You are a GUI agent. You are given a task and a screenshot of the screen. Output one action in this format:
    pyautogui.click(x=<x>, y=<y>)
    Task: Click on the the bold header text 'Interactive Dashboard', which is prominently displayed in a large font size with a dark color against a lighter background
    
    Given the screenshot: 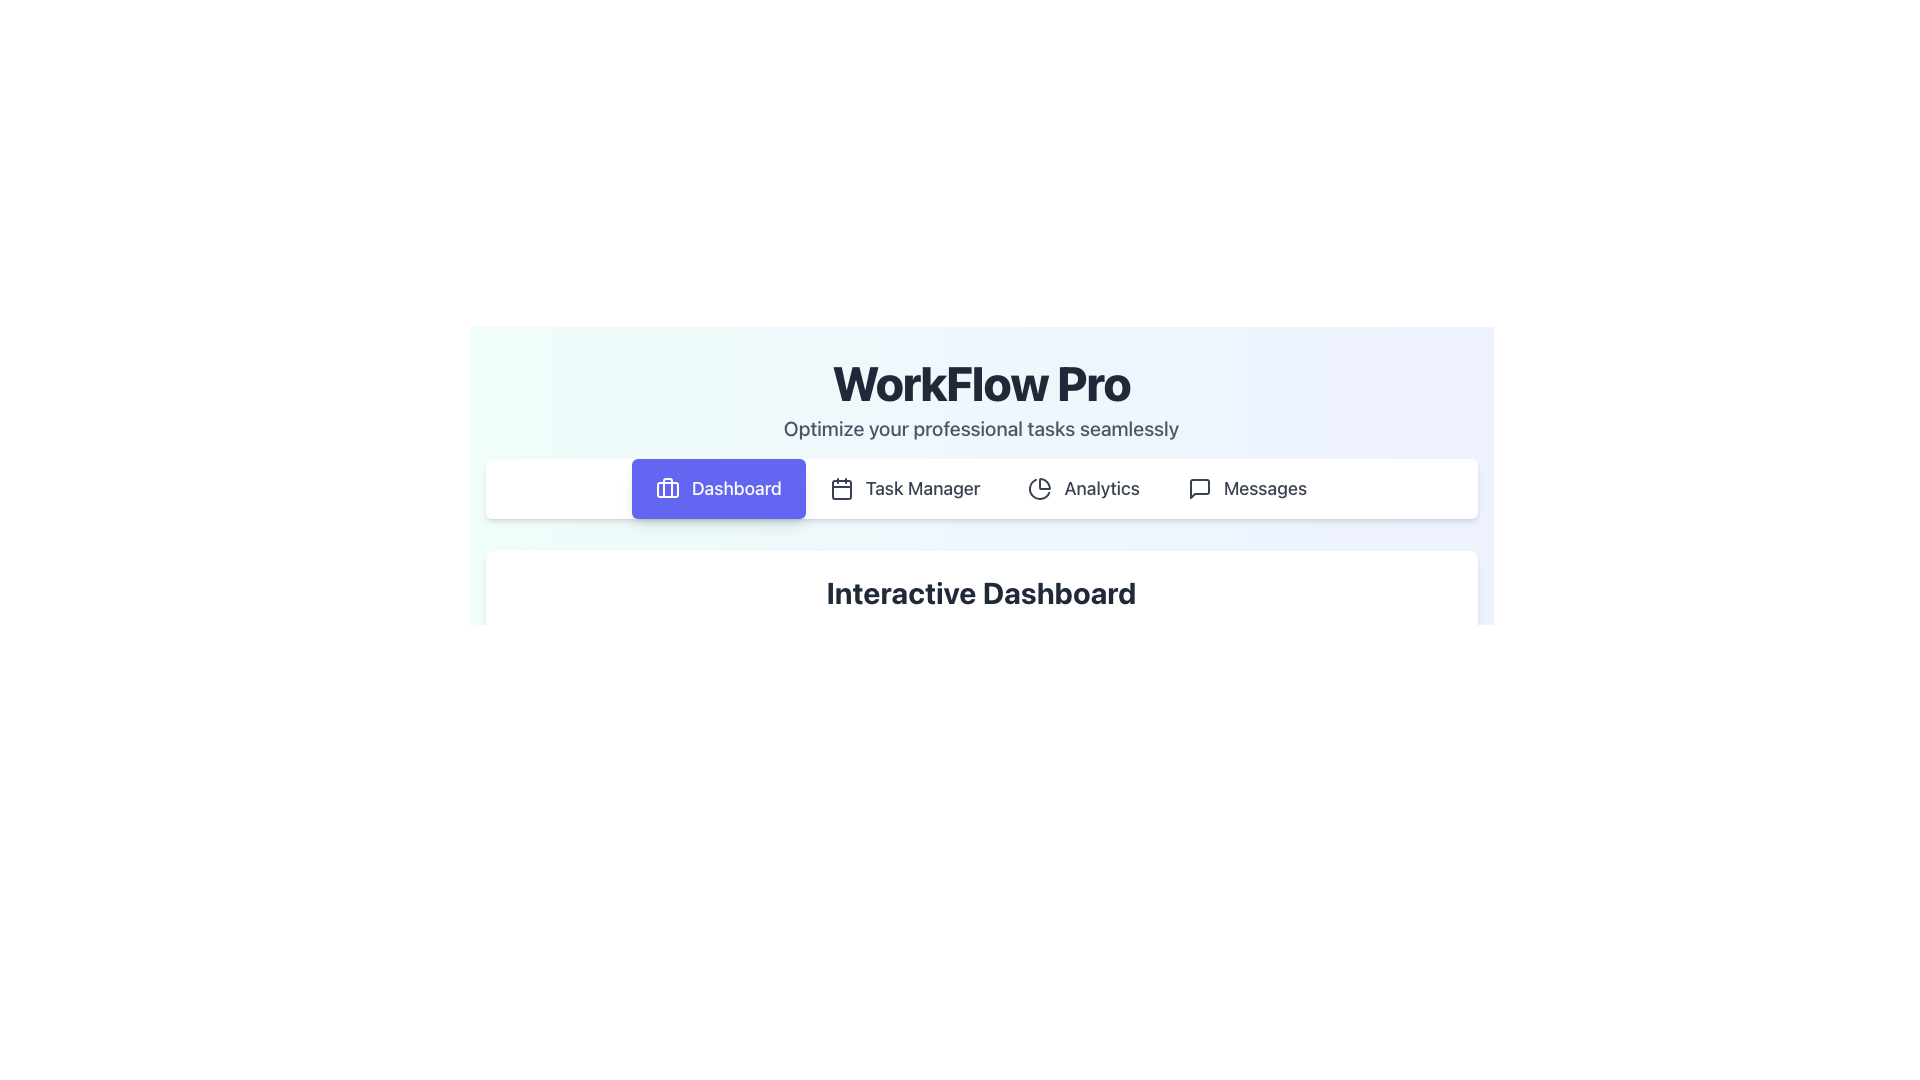 What is the action you would take?
    pyautogui.click(x=981, y=592)
    